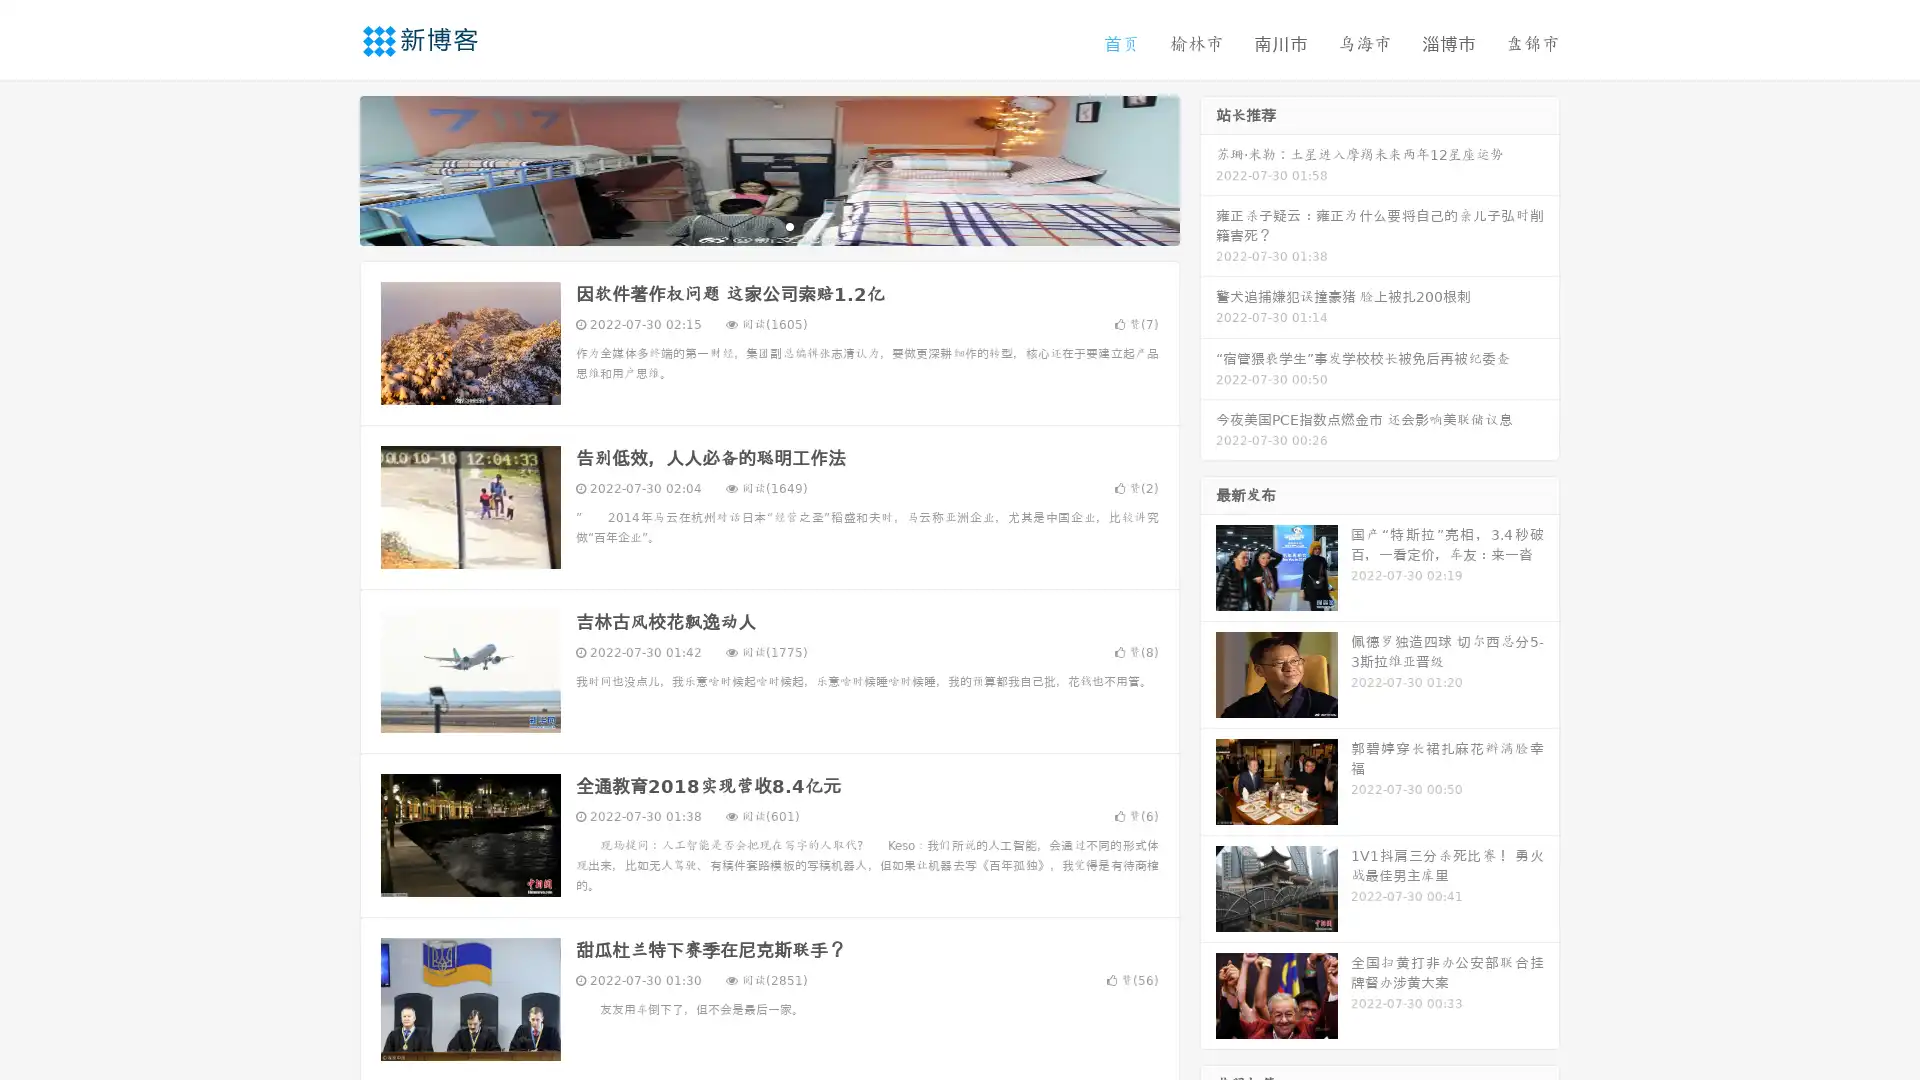  I want to click on Go to slide 1, so click(748, 225).